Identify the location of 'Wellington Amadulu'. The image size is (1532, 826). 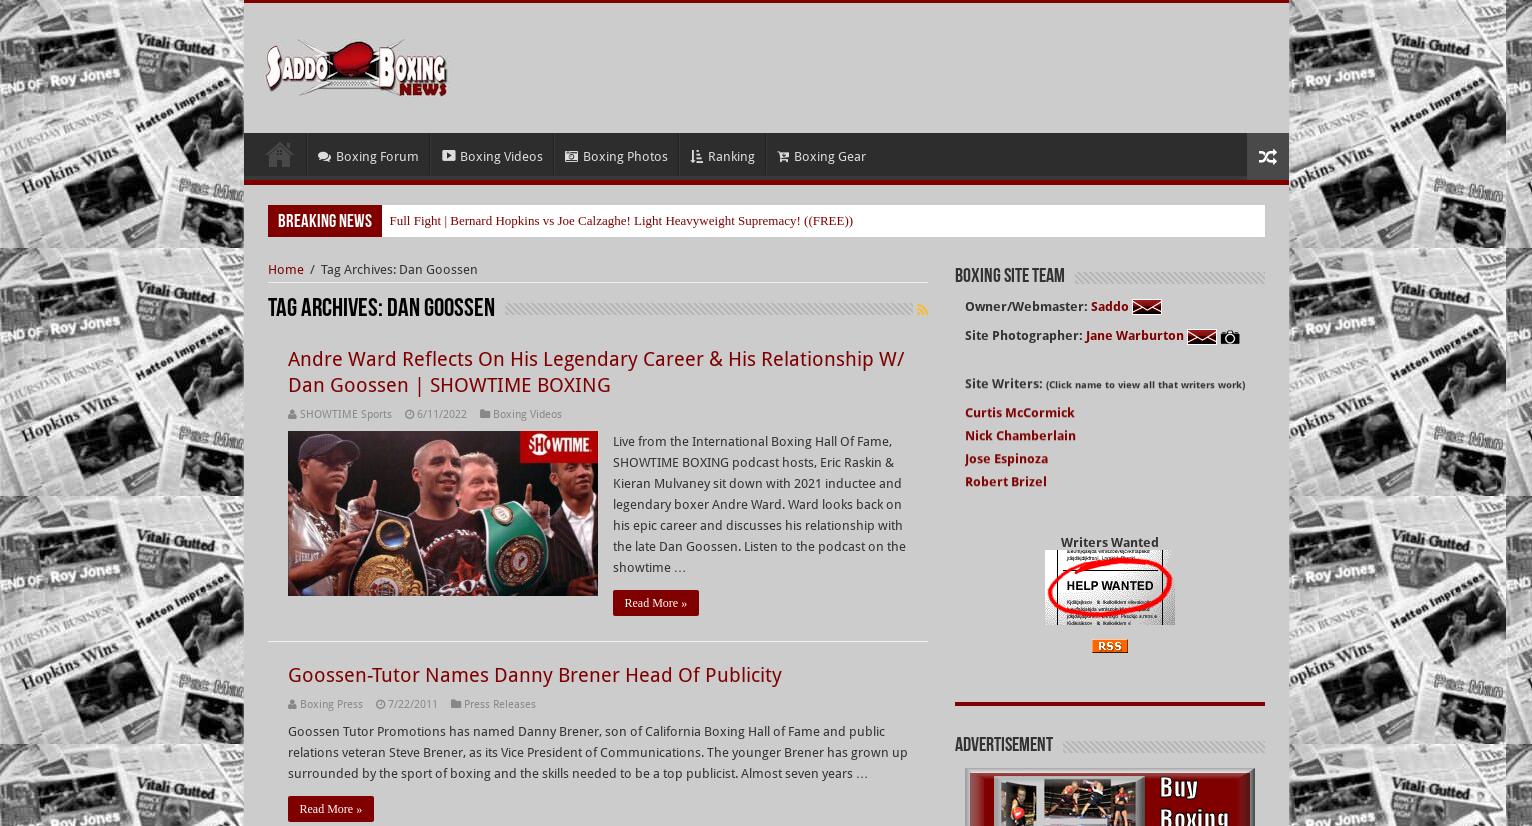
(1027, 593).